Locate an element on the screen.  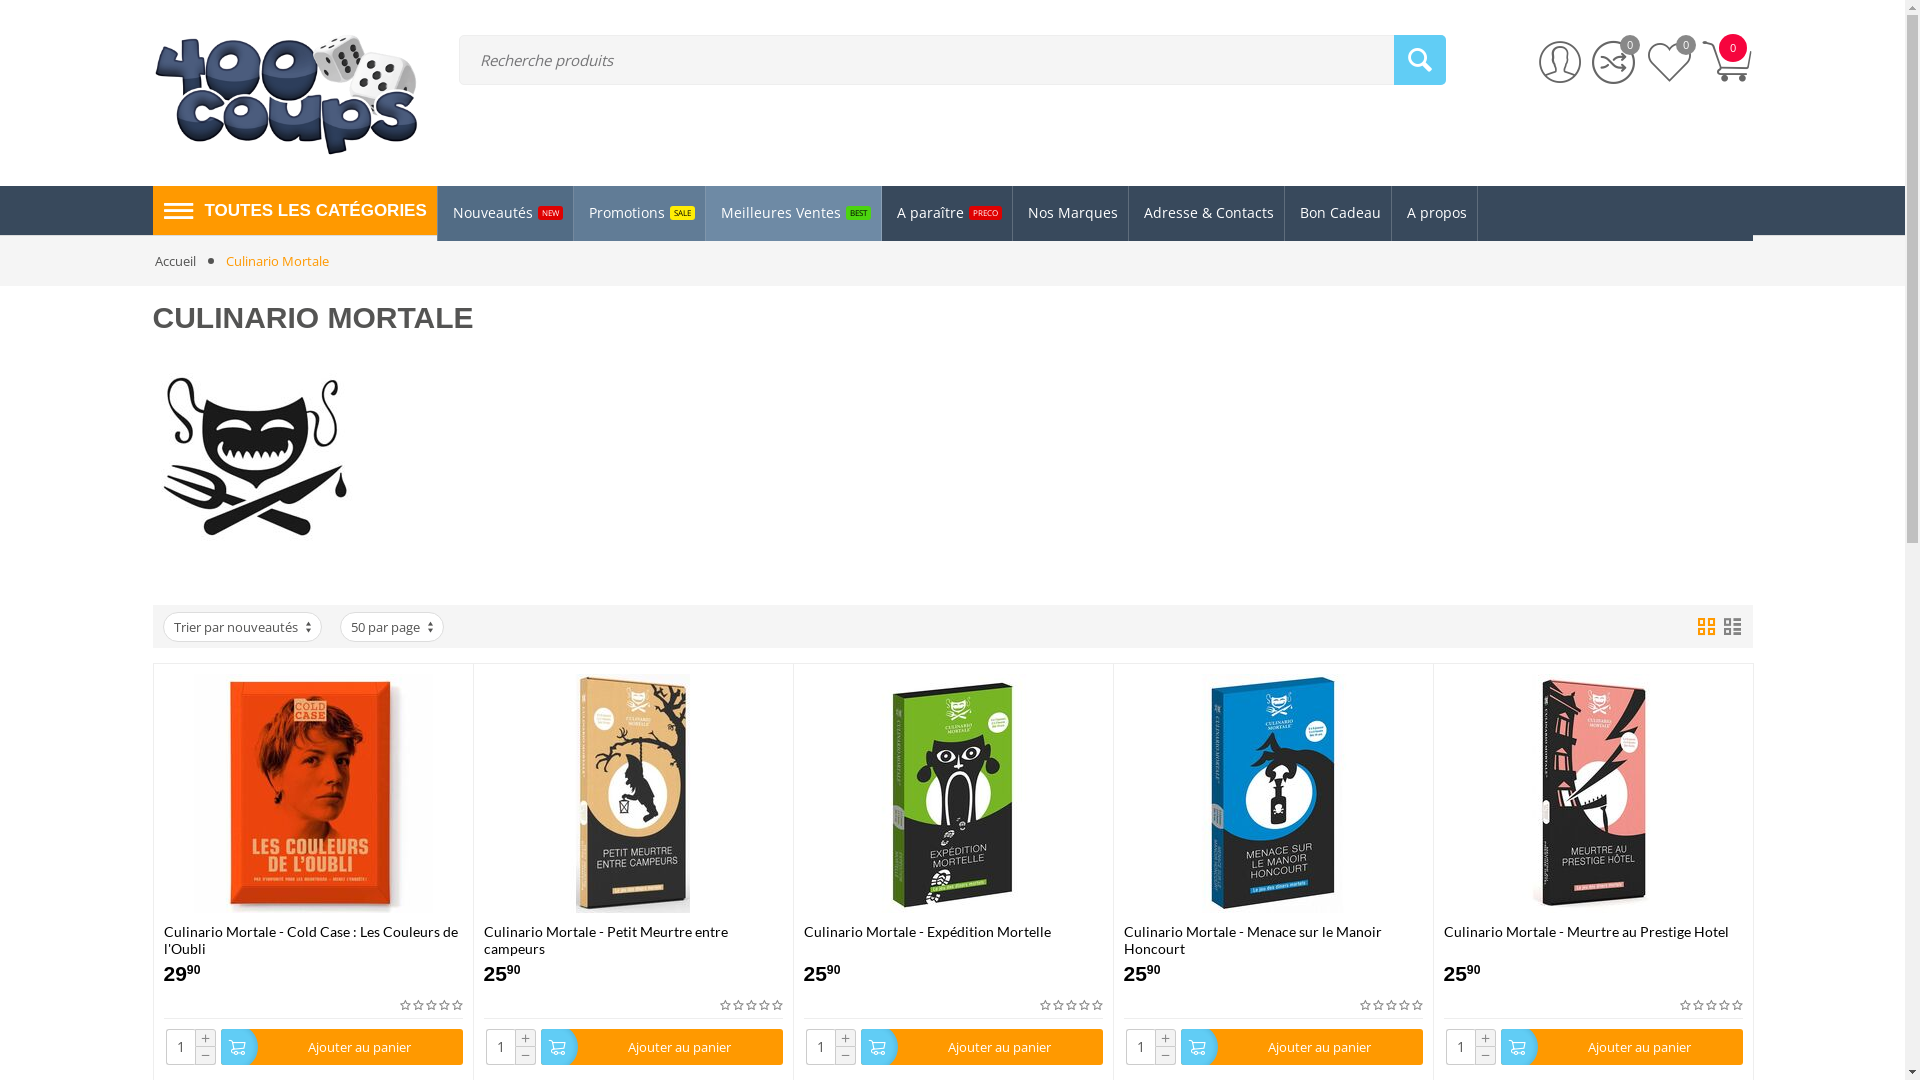
'0' is located at coordinates (1669, 61).